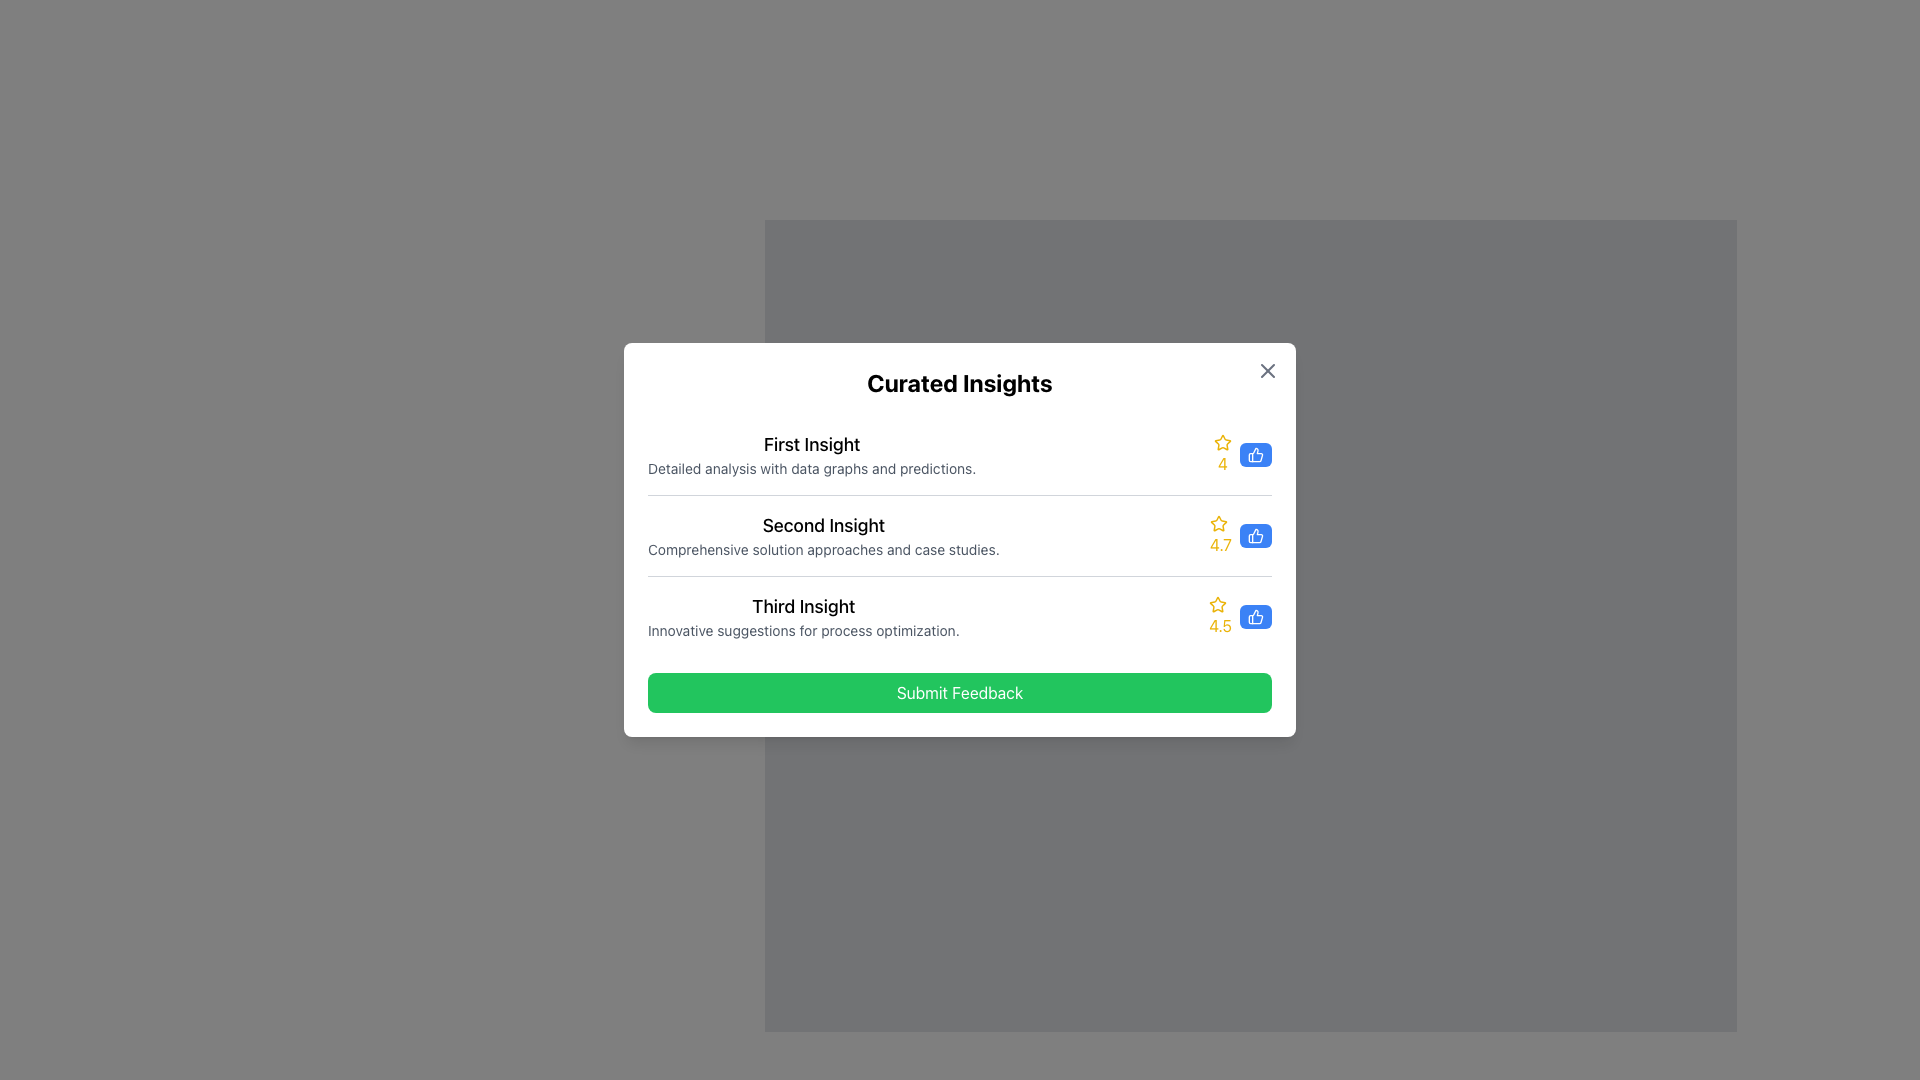  I want to click on the blue button with a white thumbs-up icon located in the top-right portion of the first insight entry within the modal dialogue to register feedback, so click(1242, 455).